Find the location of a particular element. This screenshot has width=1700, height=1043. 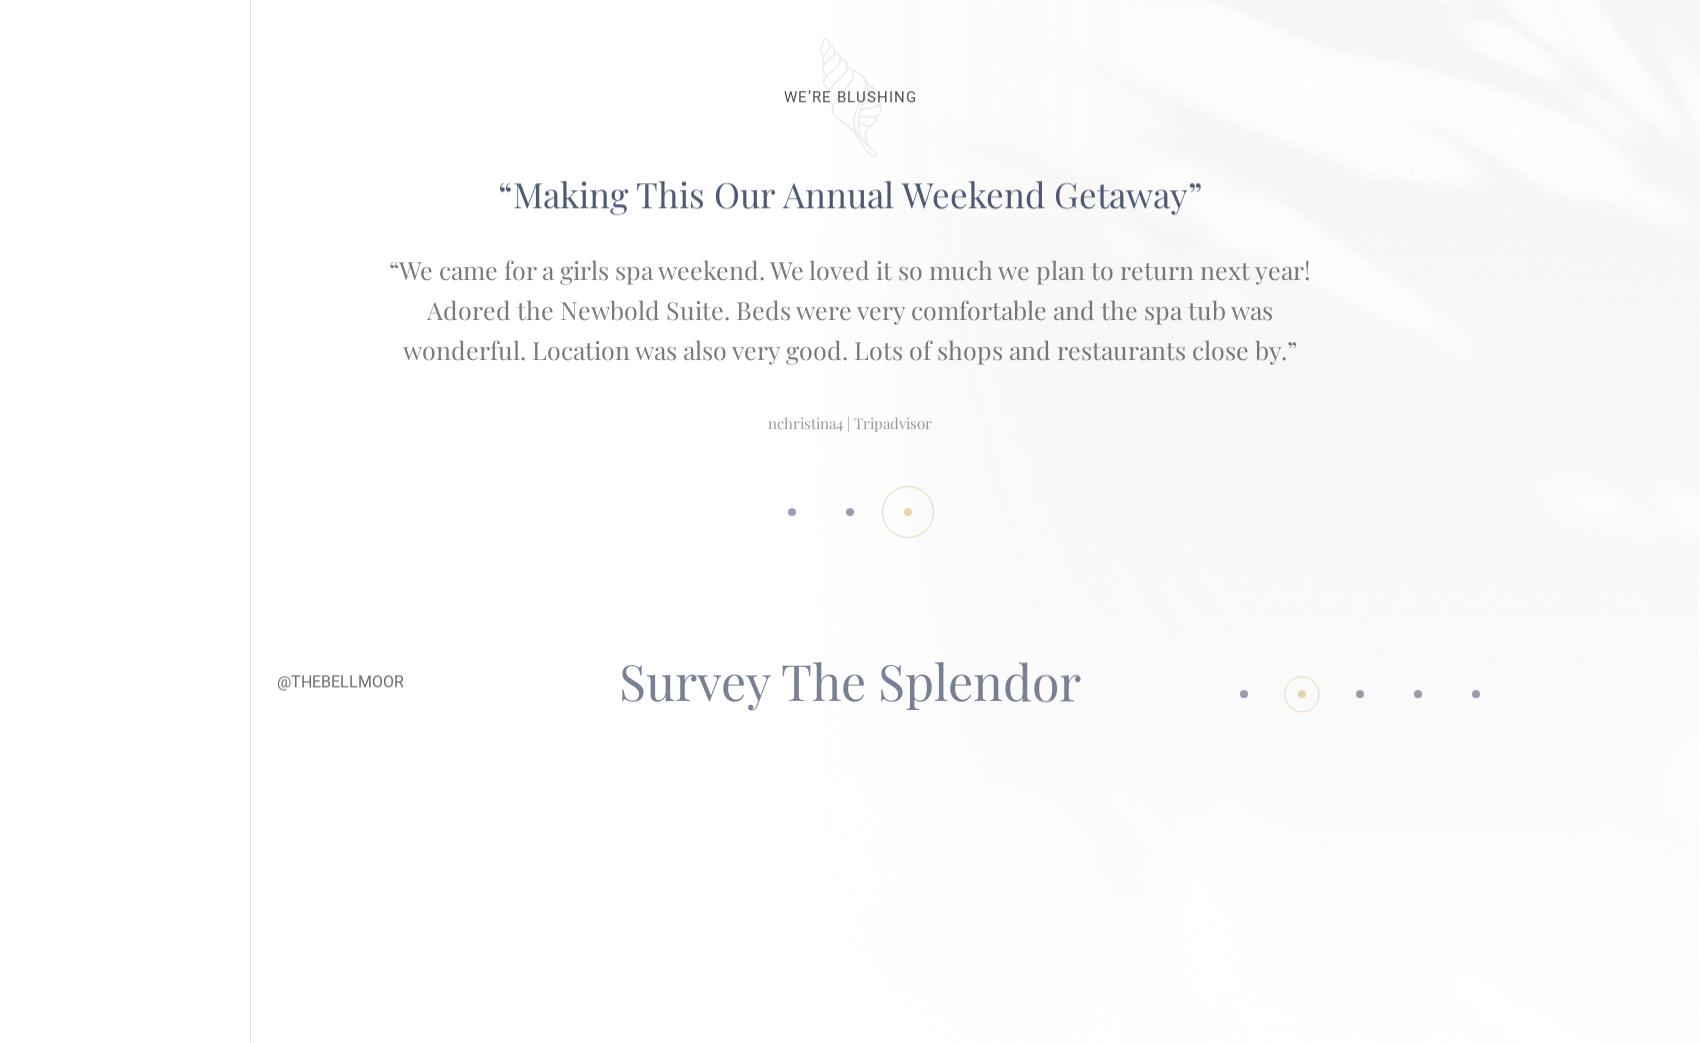

'"The place to stay in Rehoboth Beach"' is located at coordinates (850, 171).